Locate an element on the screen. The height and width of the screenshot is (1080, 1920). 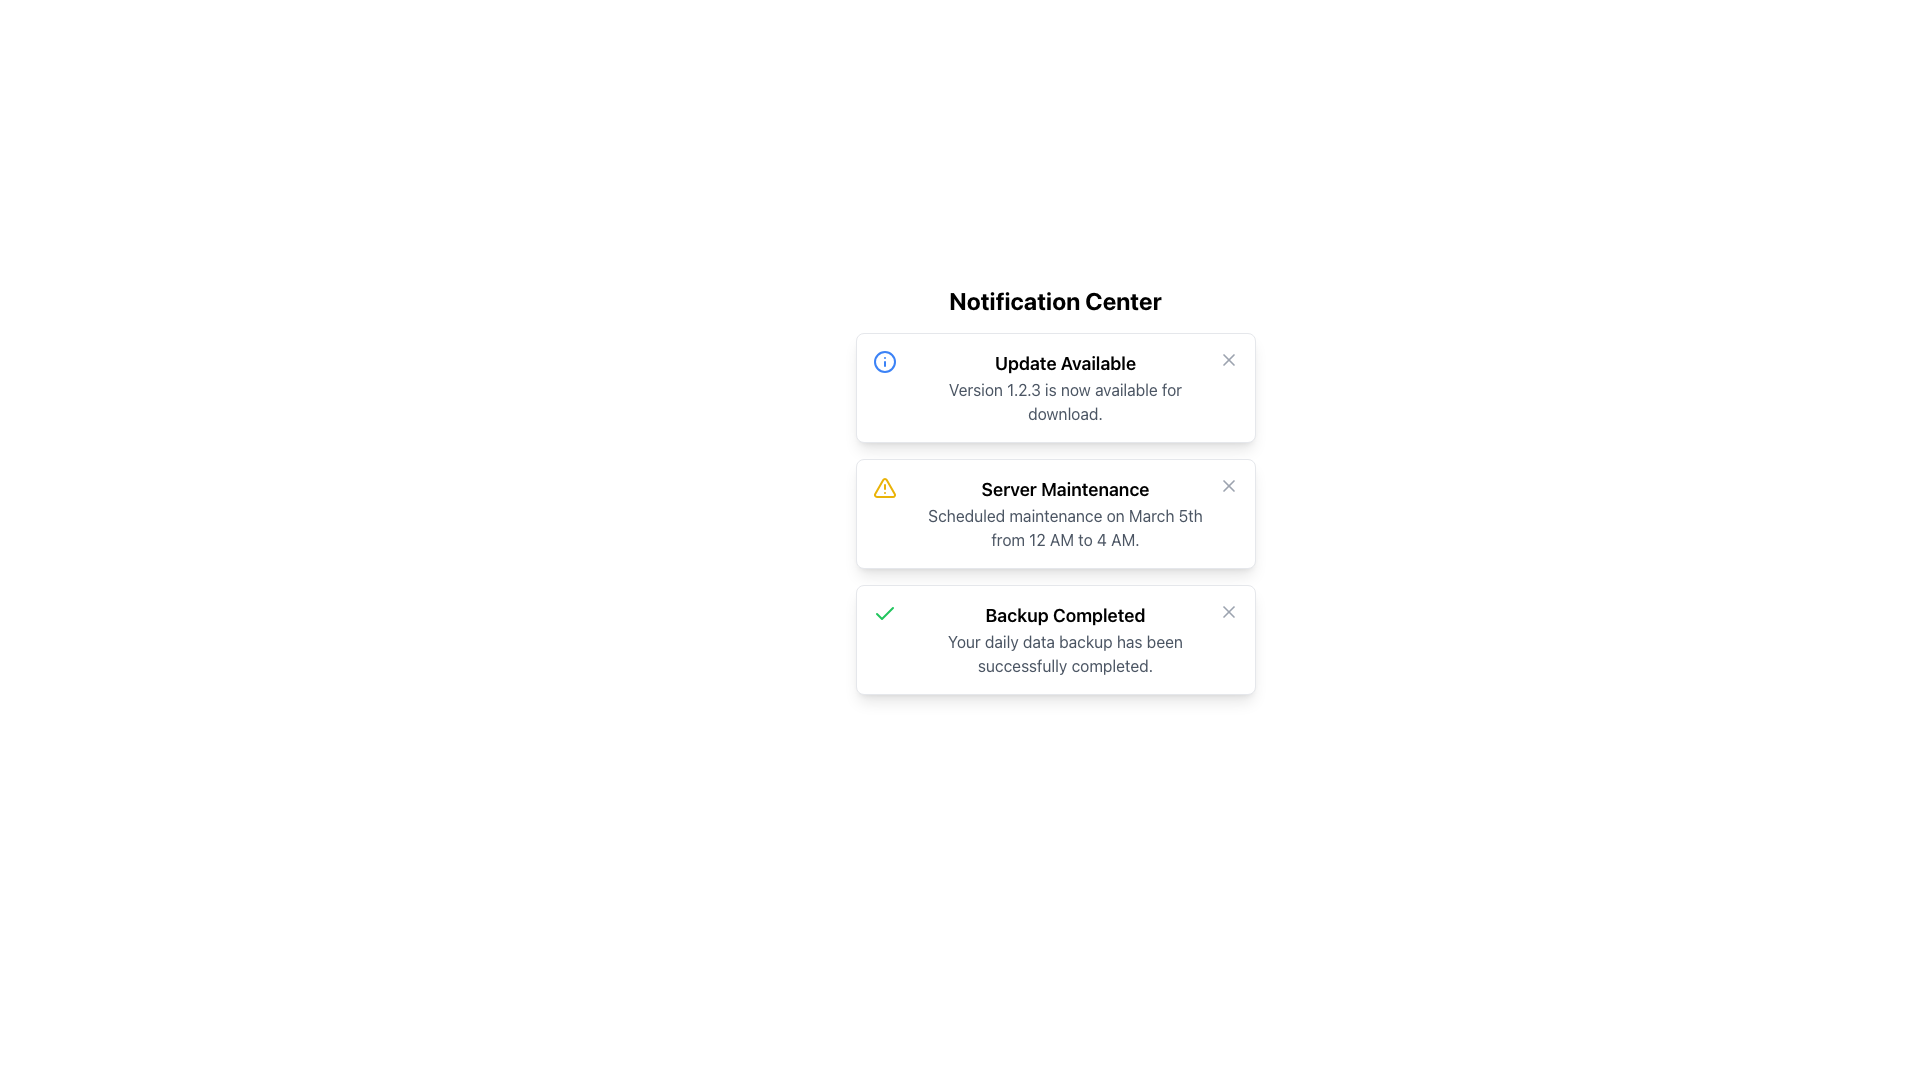
green checkmark icon that indicates a successful backup completion, located next to the text 'Backup Completed' is located at coordinates (883, 612).